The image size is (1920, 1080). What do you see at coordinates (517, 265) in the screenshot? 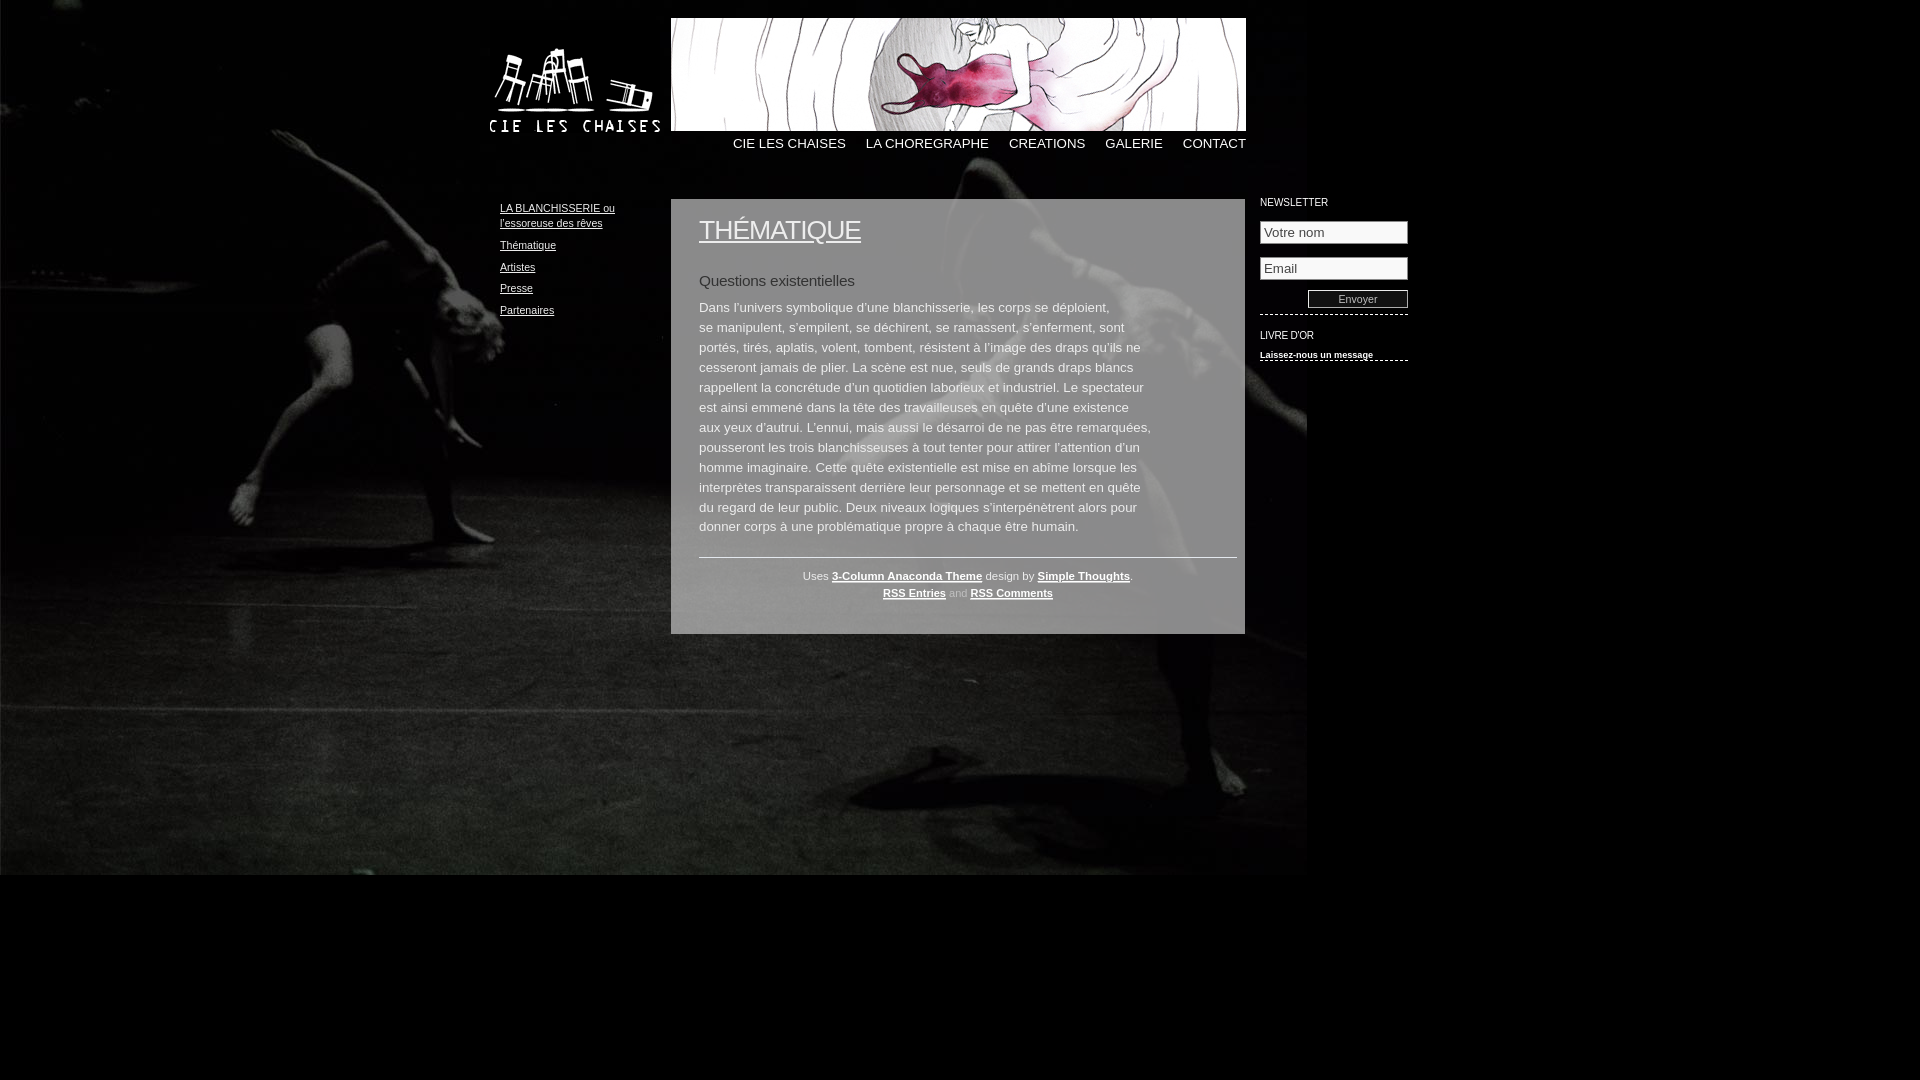
I see `'Artistes'` at bounding box center [517, 265].